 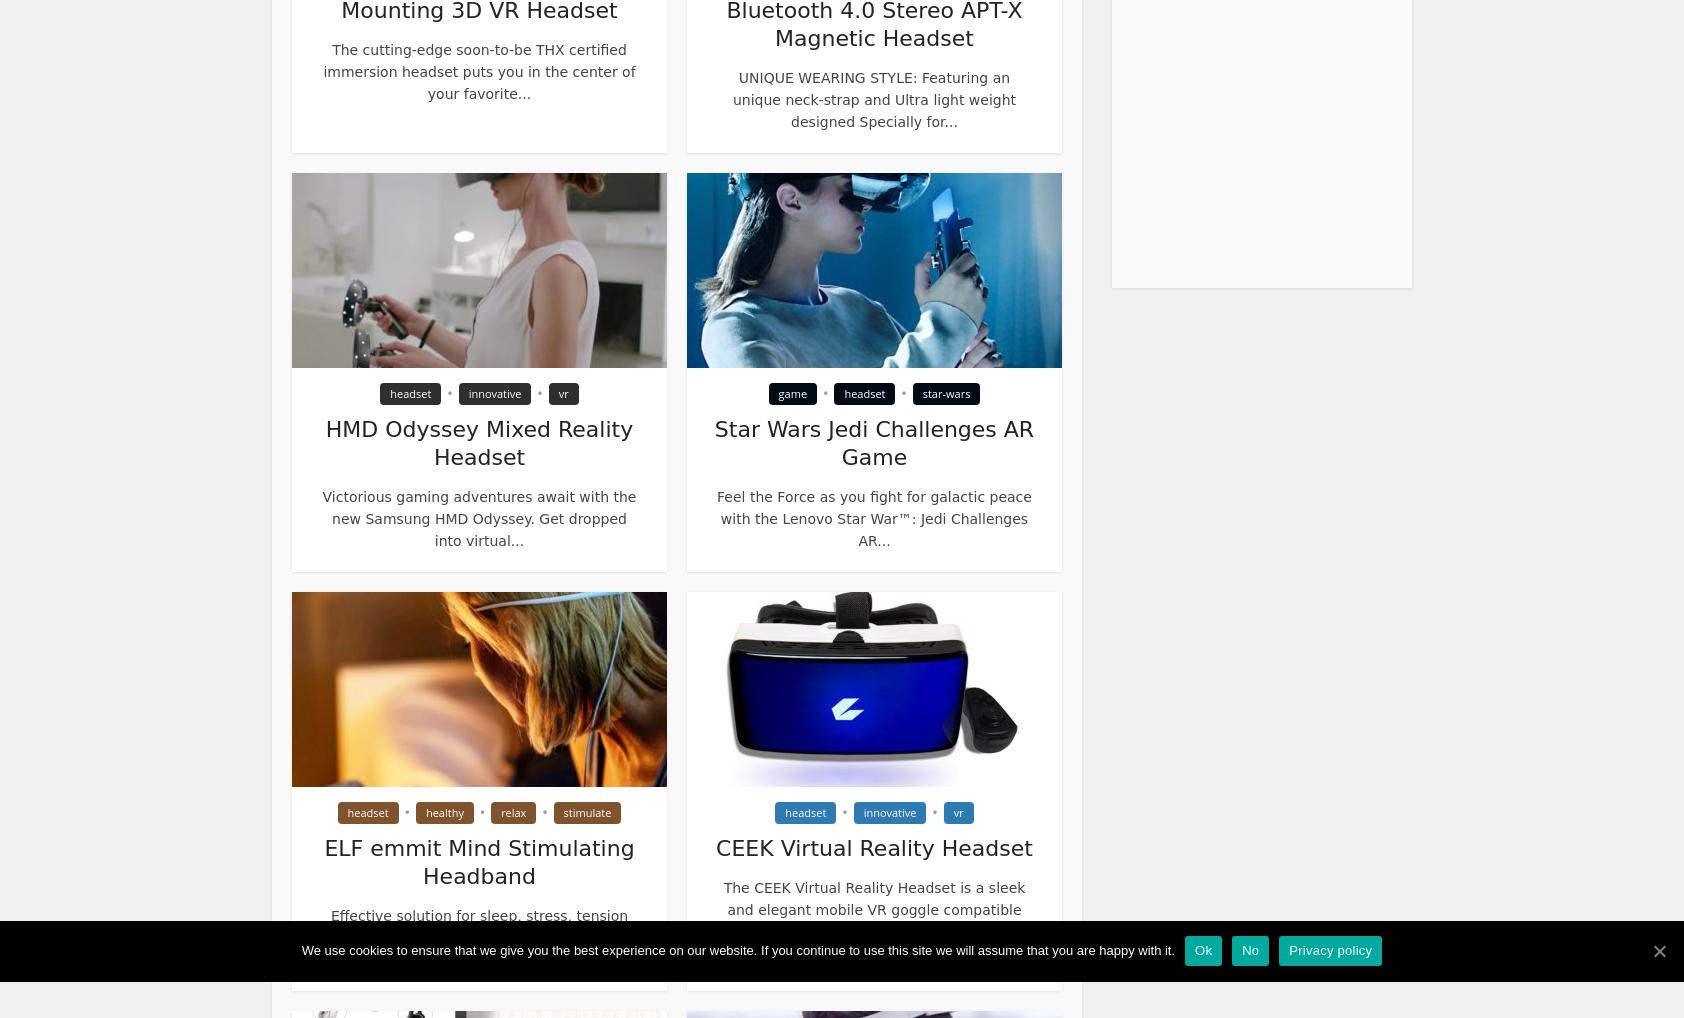 I want to click on 'Victorious gaming adventures await with the new Samsung HMD Odyssey. Get dropped into virtual...', so click(x=477, y=517).